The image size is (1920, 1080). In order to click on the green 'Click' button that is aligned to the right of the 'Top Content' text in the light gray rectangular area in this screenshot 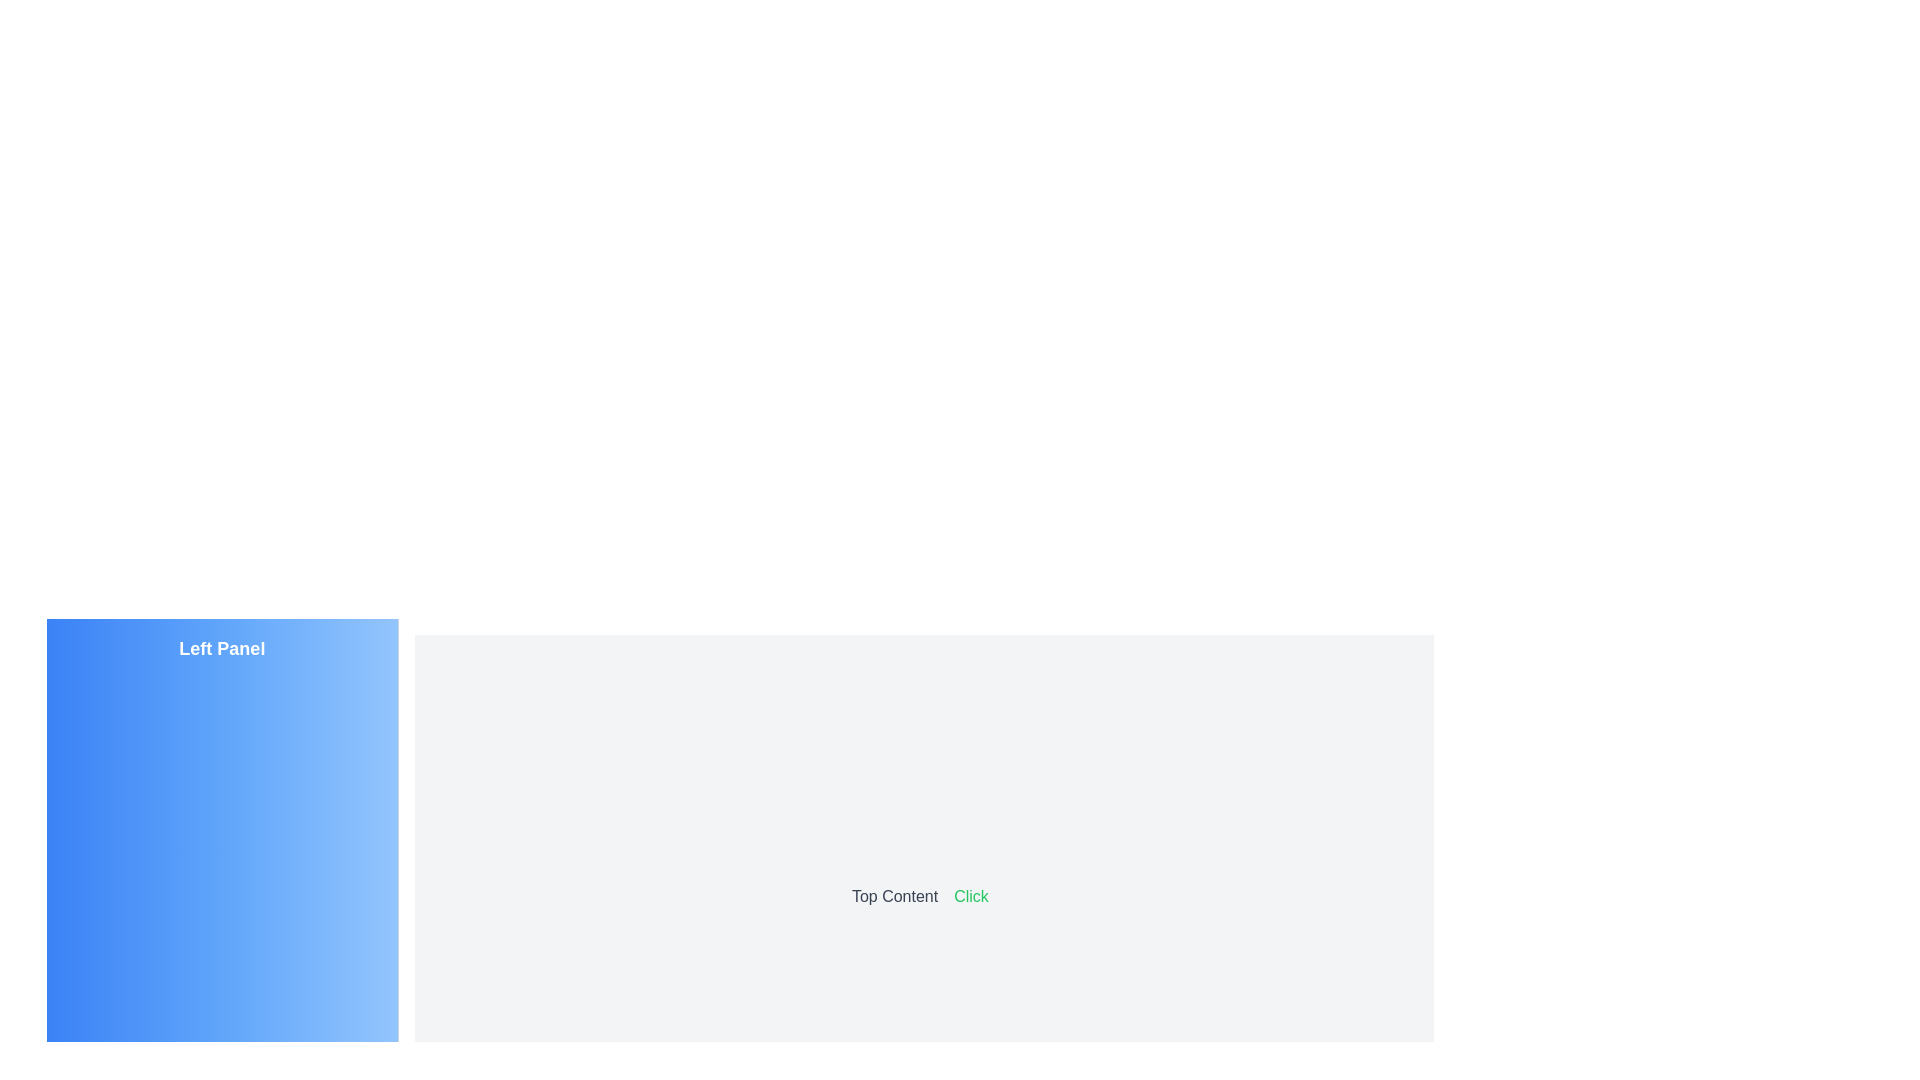, I will do `click(971, 895)`.